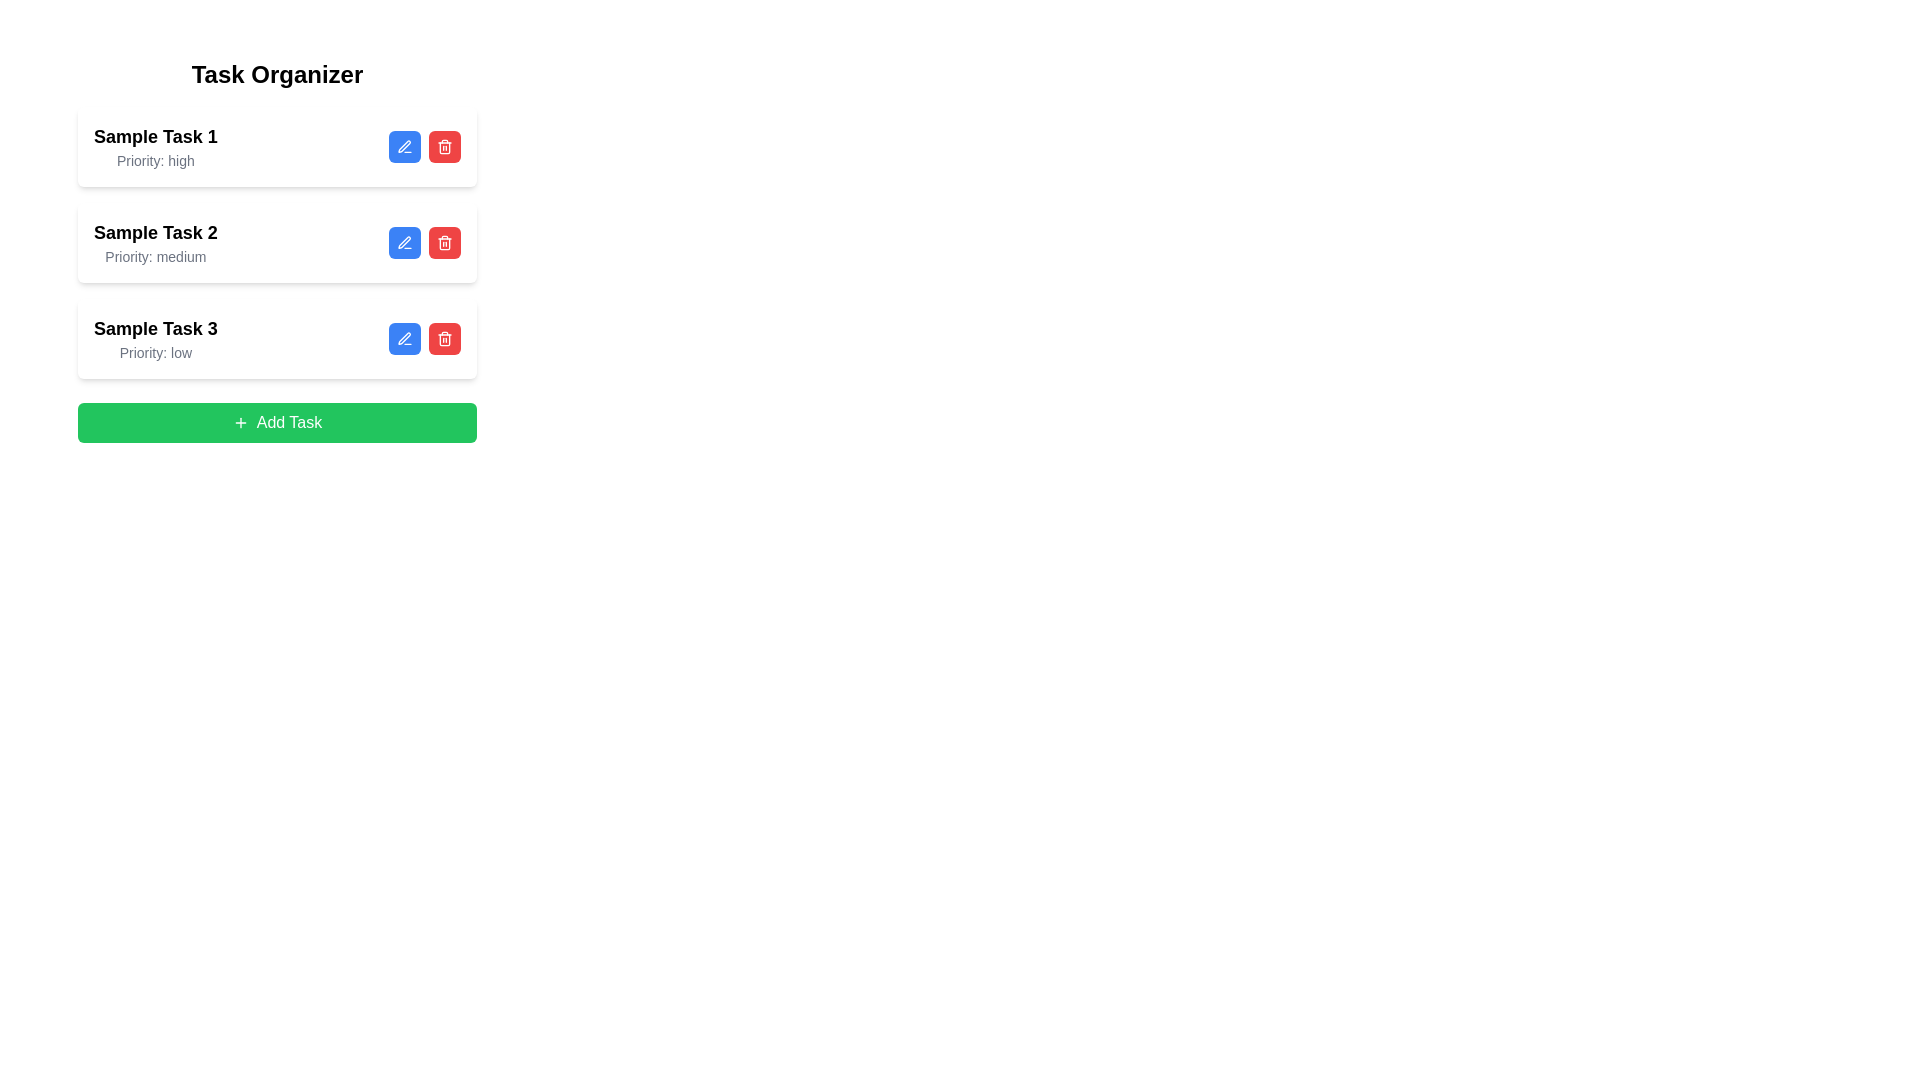  Describe the element at coordinates (444, 145) in the screenshot. I see `the red trash can icon button on the right side of 'Sample Task 1'` at that location.